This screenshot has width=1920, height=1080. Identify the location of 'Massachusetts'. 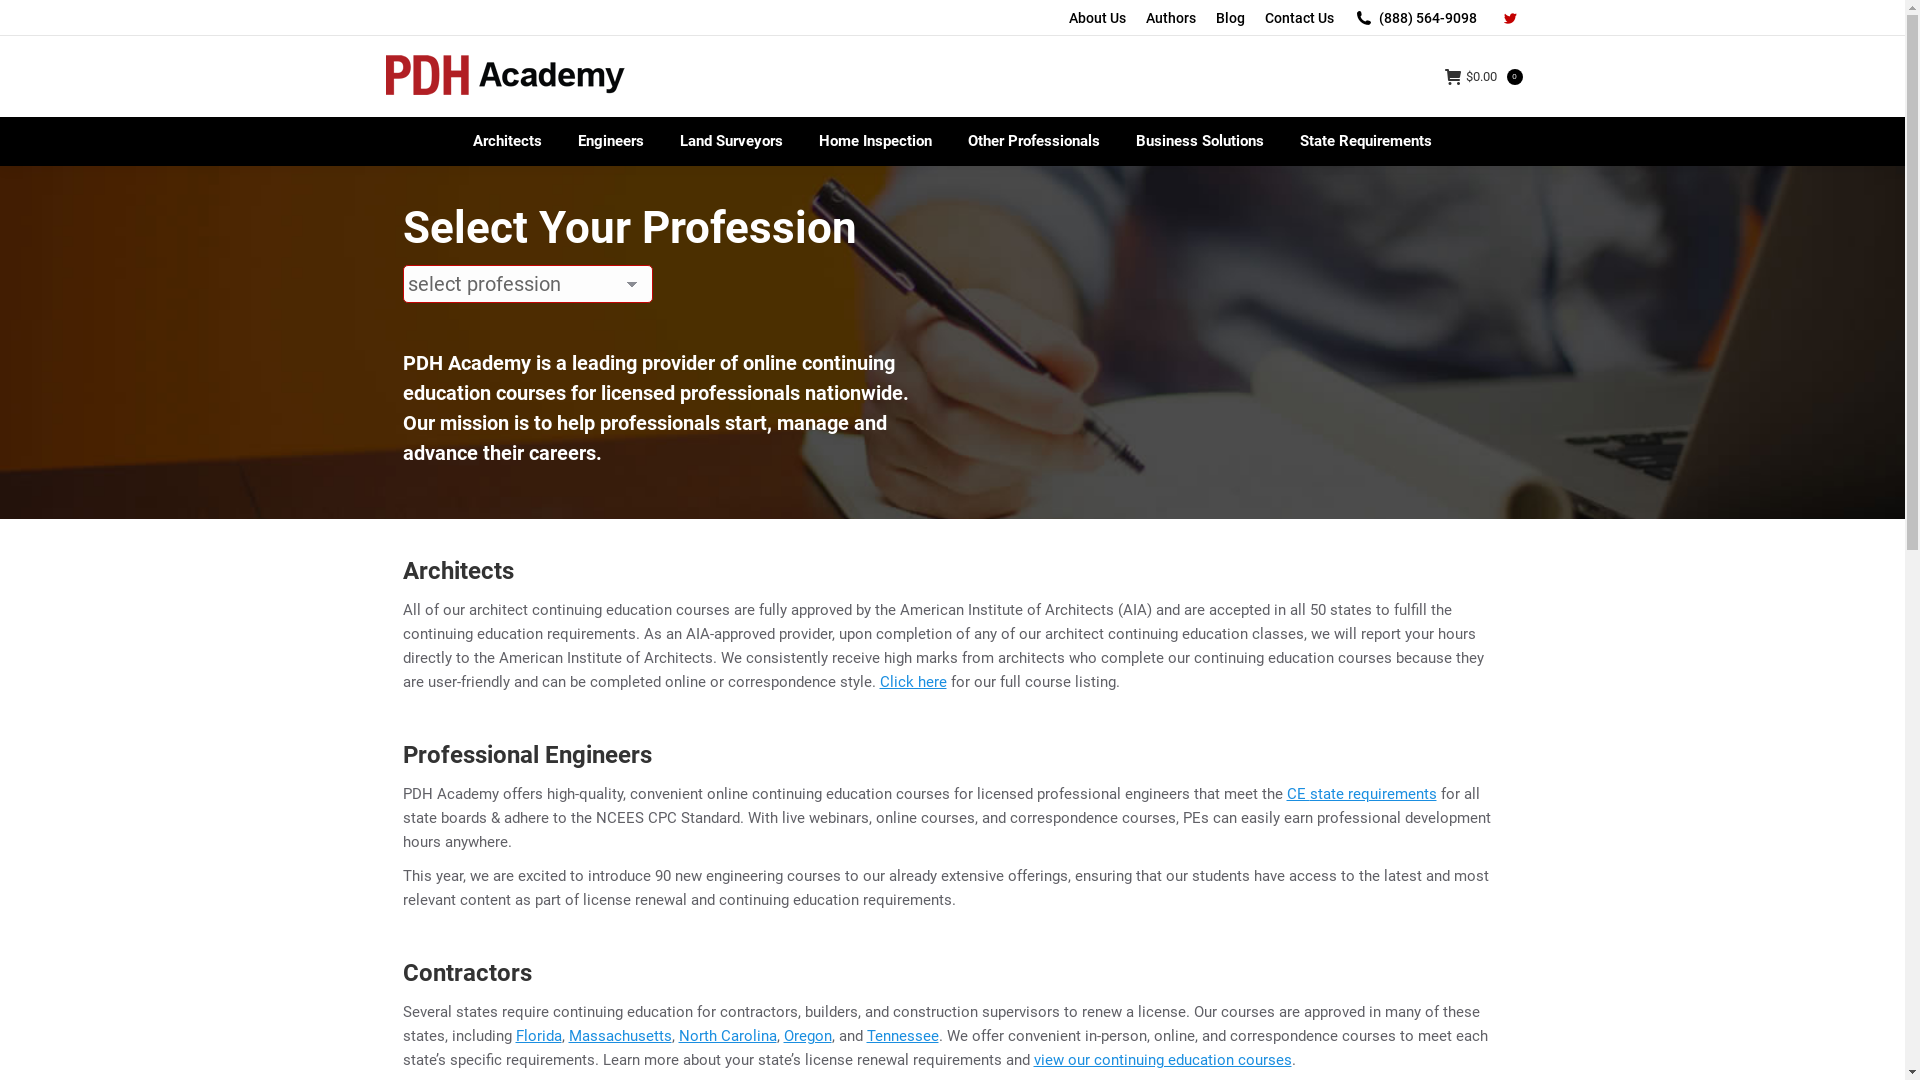
(618, 1035).